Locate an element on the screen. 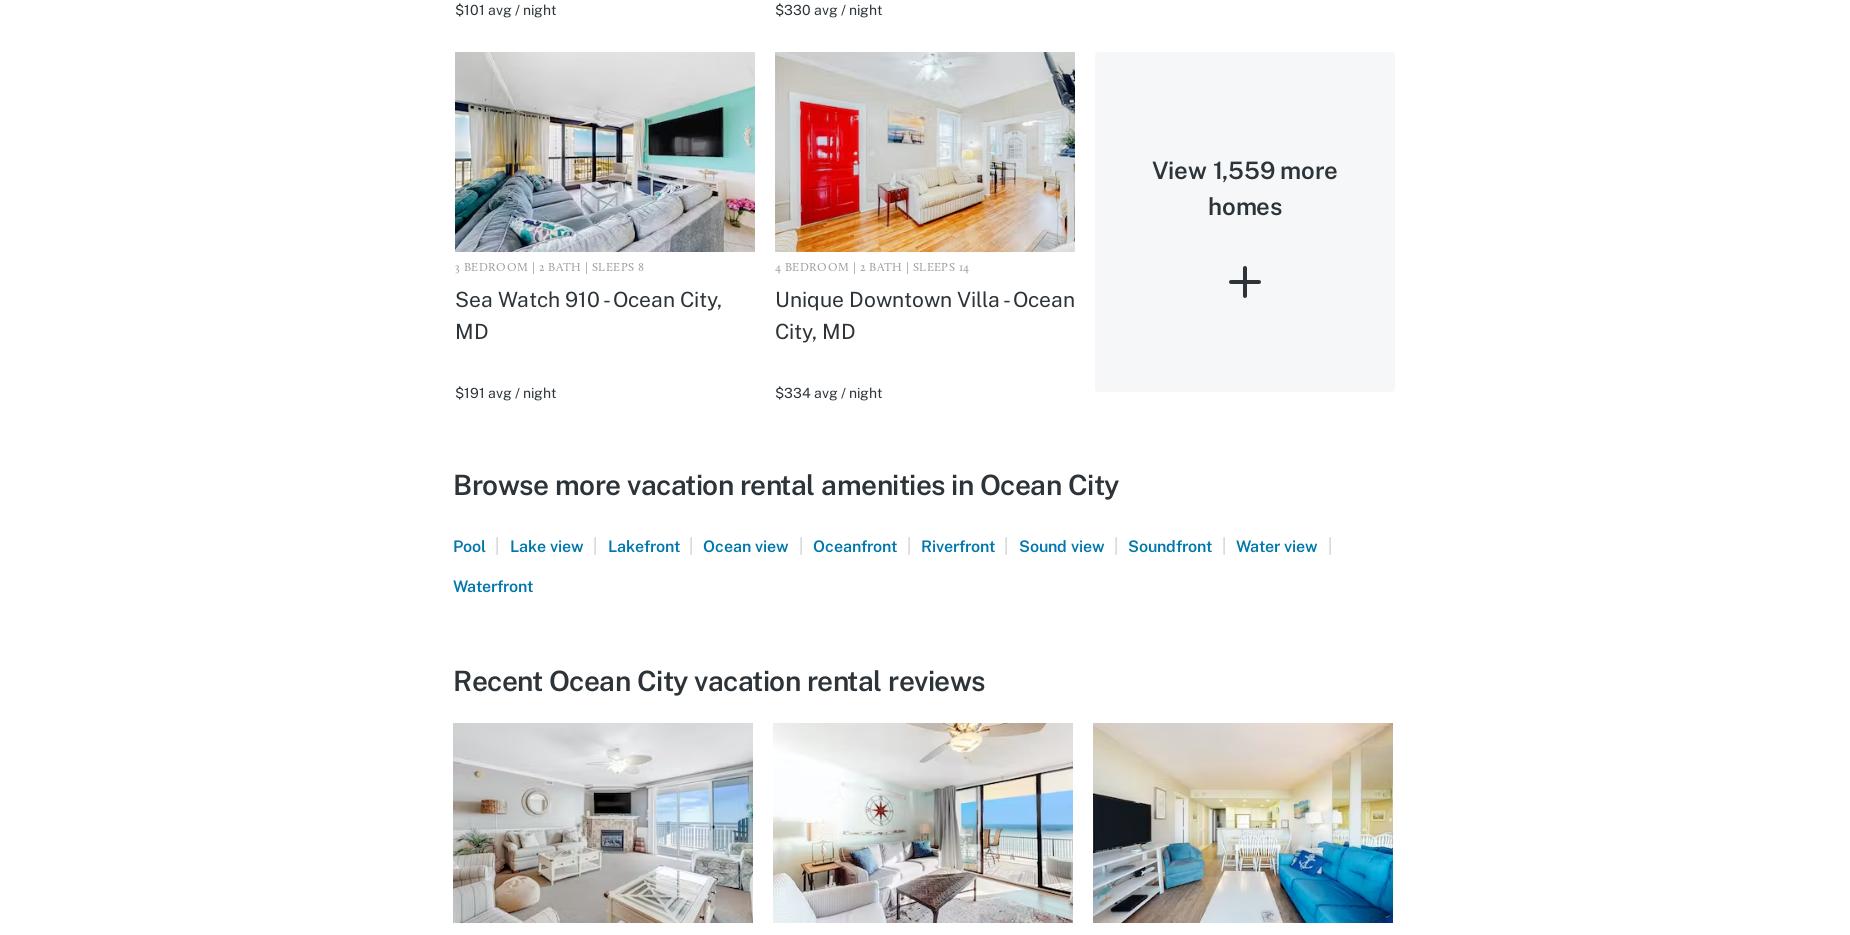  'Soundfront' is located at coordinates (1126, 544).